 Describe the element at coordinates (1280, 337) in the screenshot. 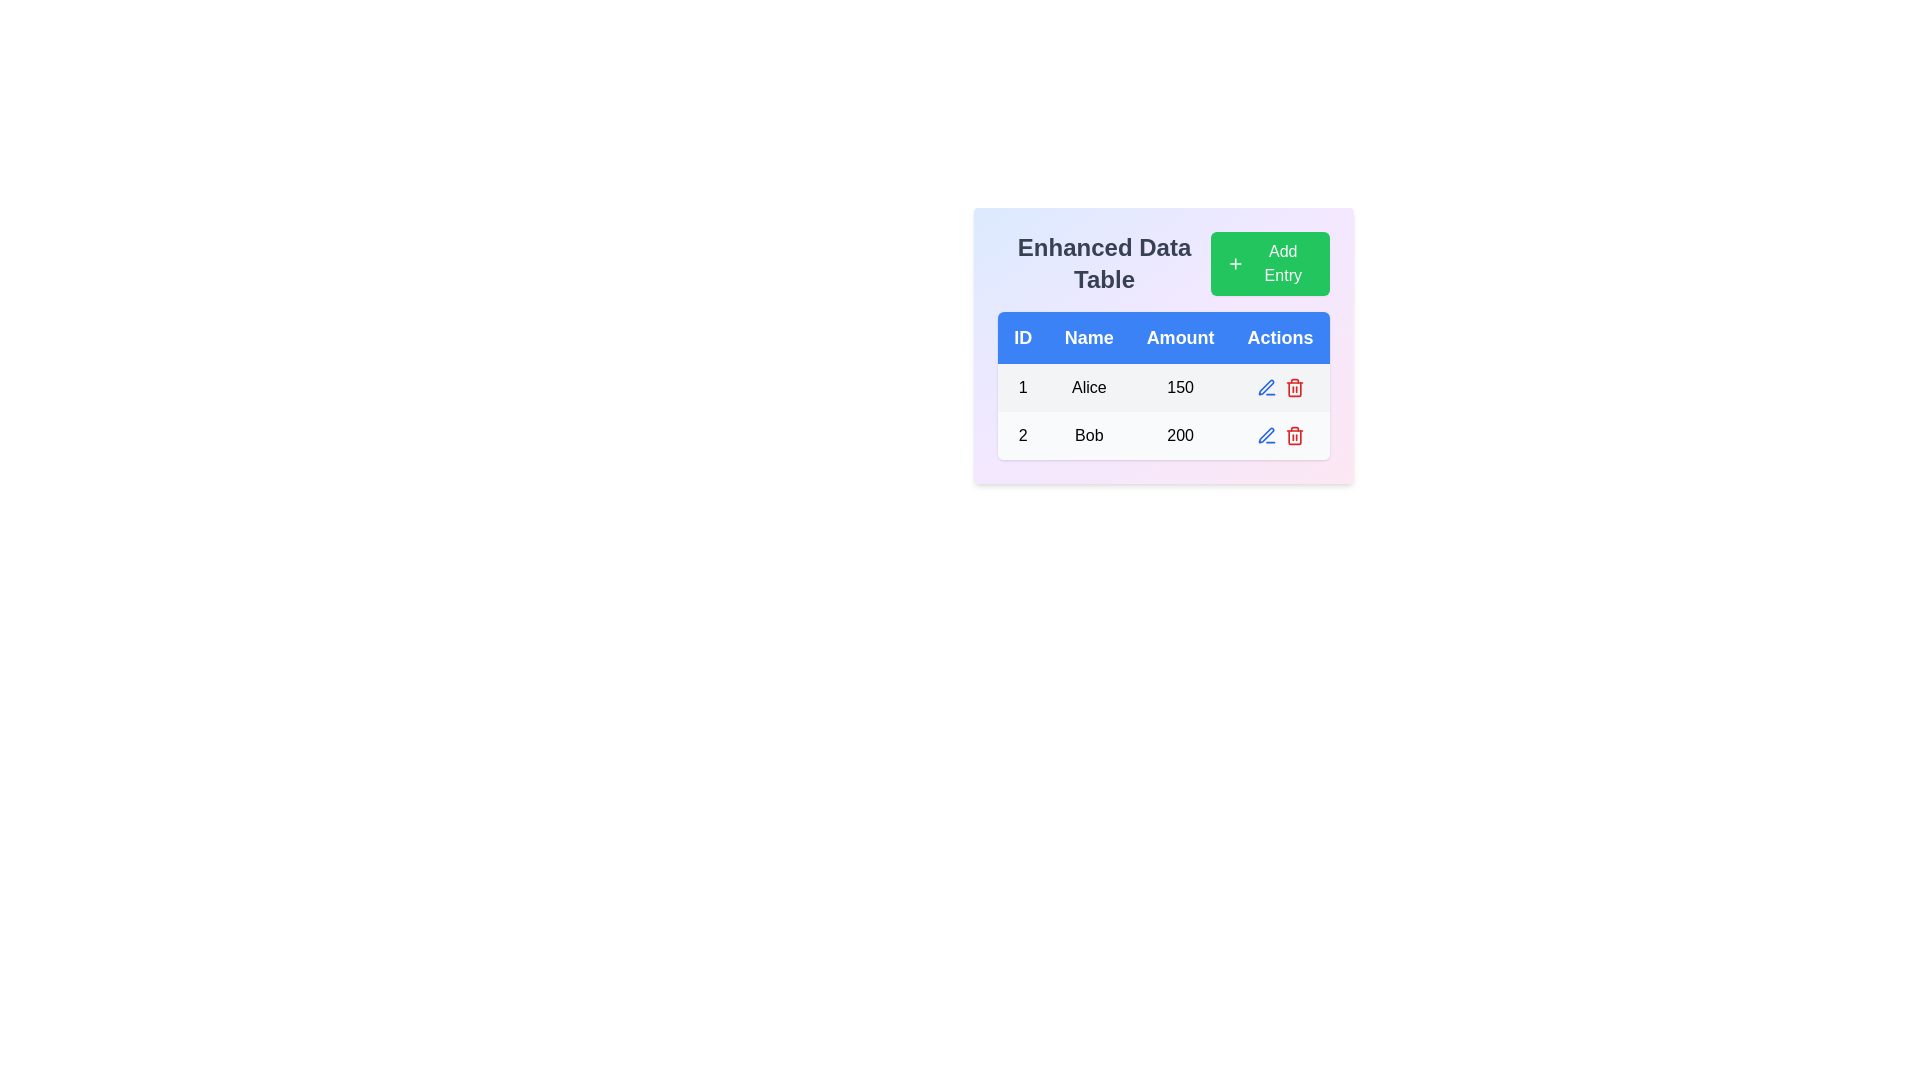

I see `the 'Actions' column header cell of the table, which is the rightmost header following 'ID', 'Name', and 'Amount'` at that location.